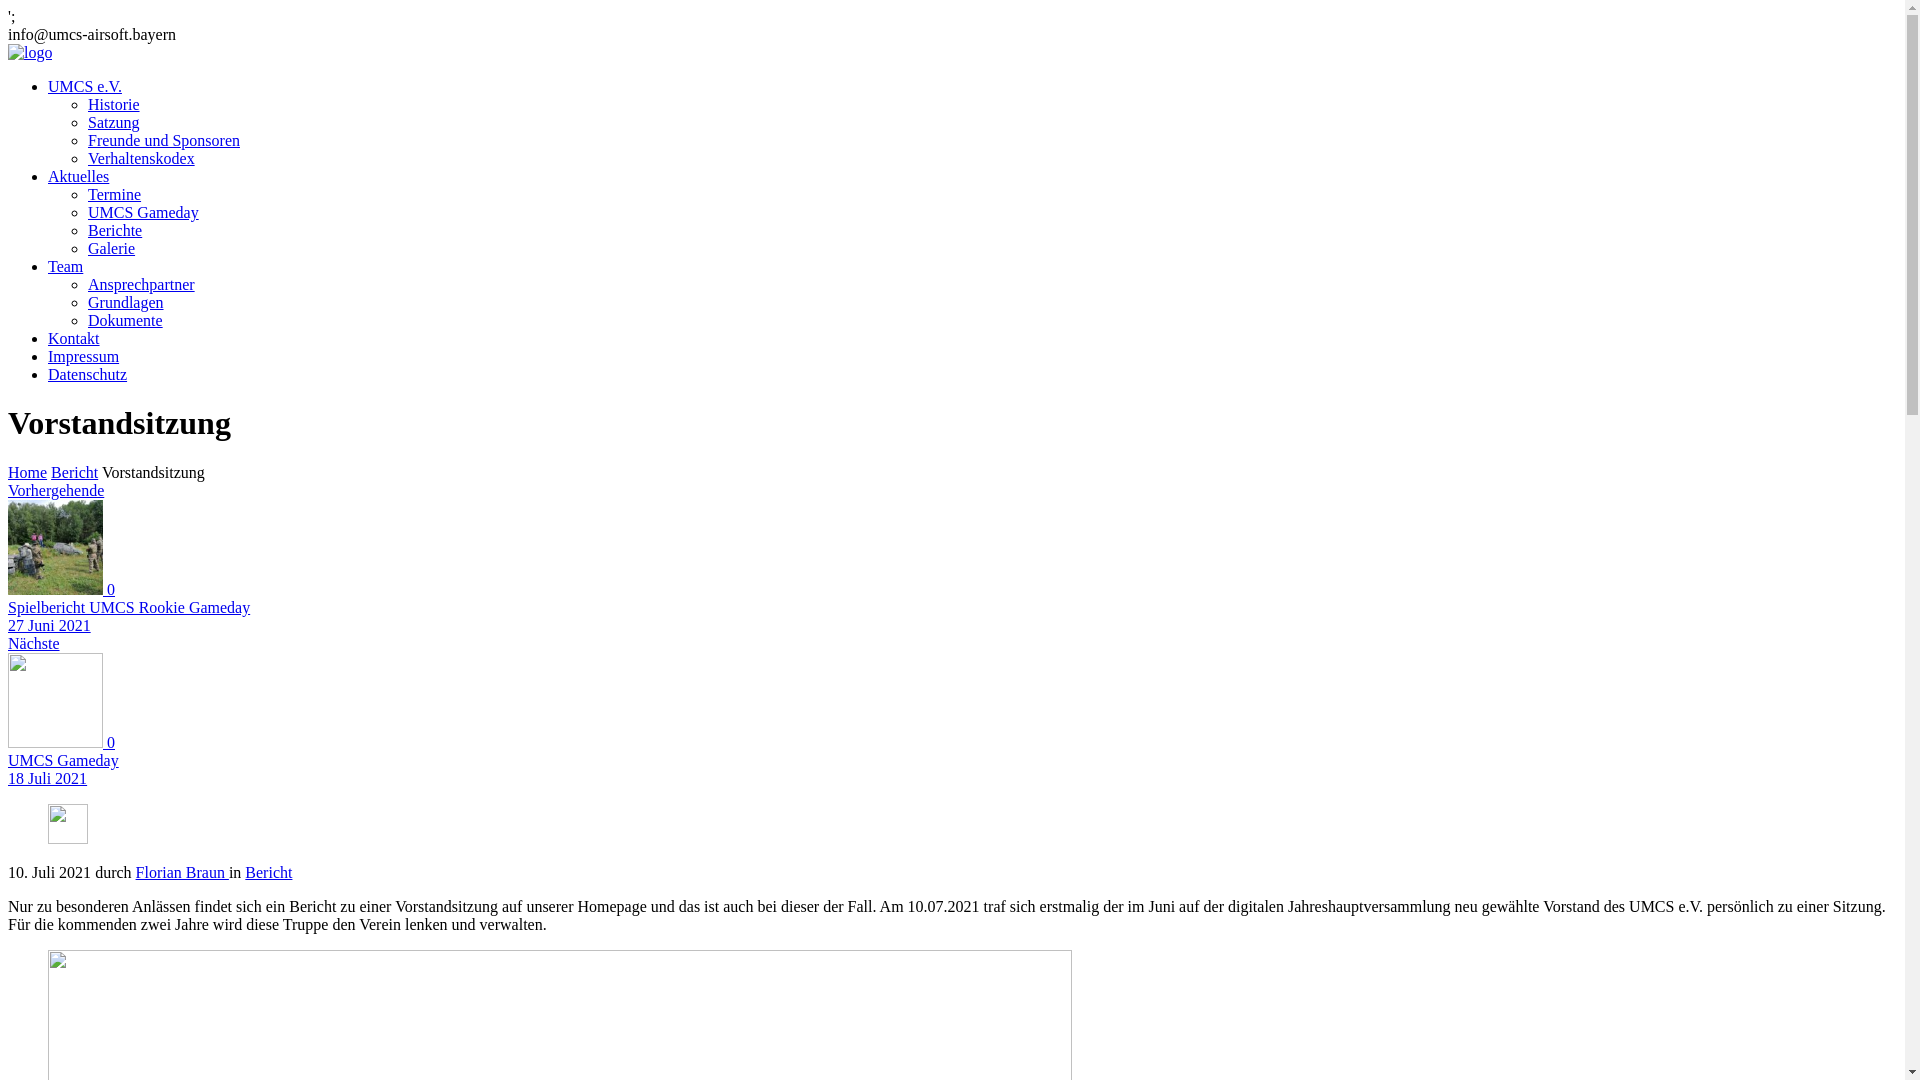 The image size is (1920, 1080). What do you see at coordinates (48, 355) in the screenshot?
I see `'Impressum'` at bounding box center [48, 355].